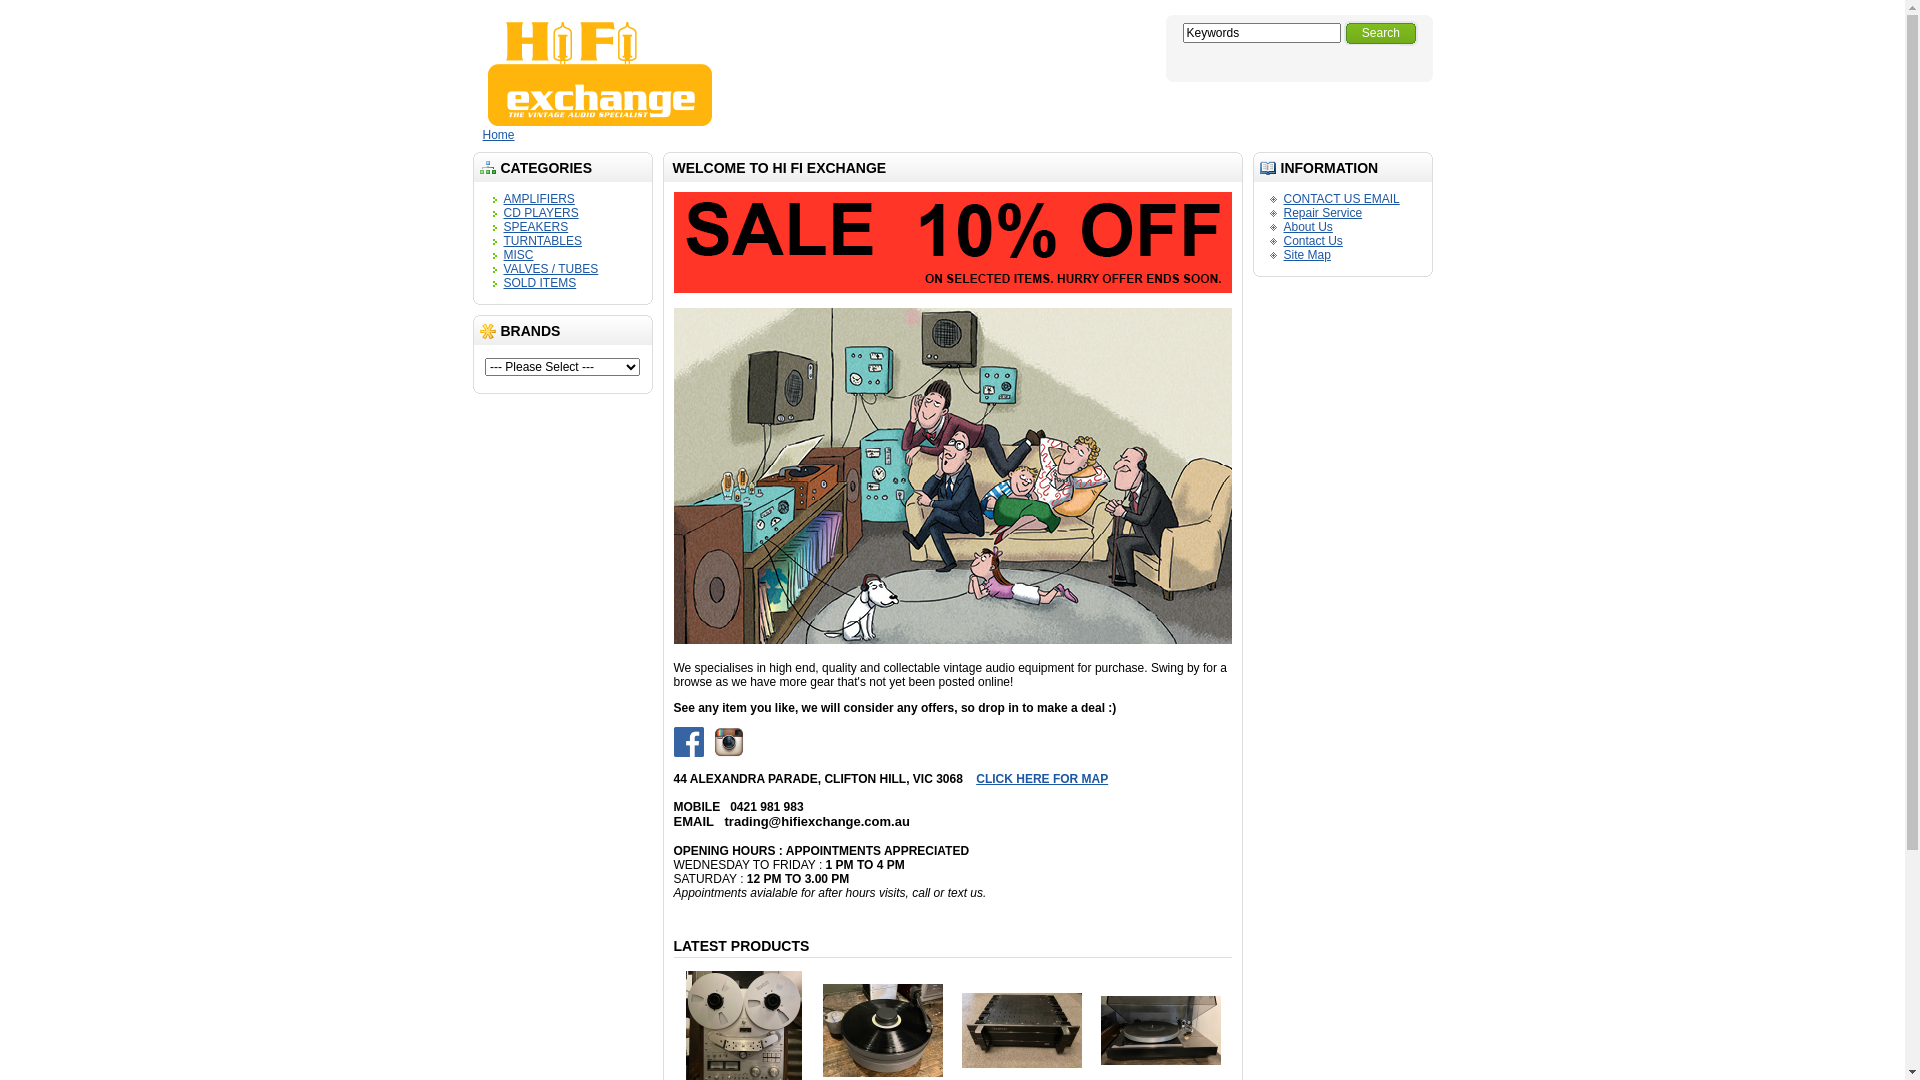 The image size is (1920, 1080). Describe the element at coordinates (1308, 226) in the screenshot. I see `'About Us'` at that location.